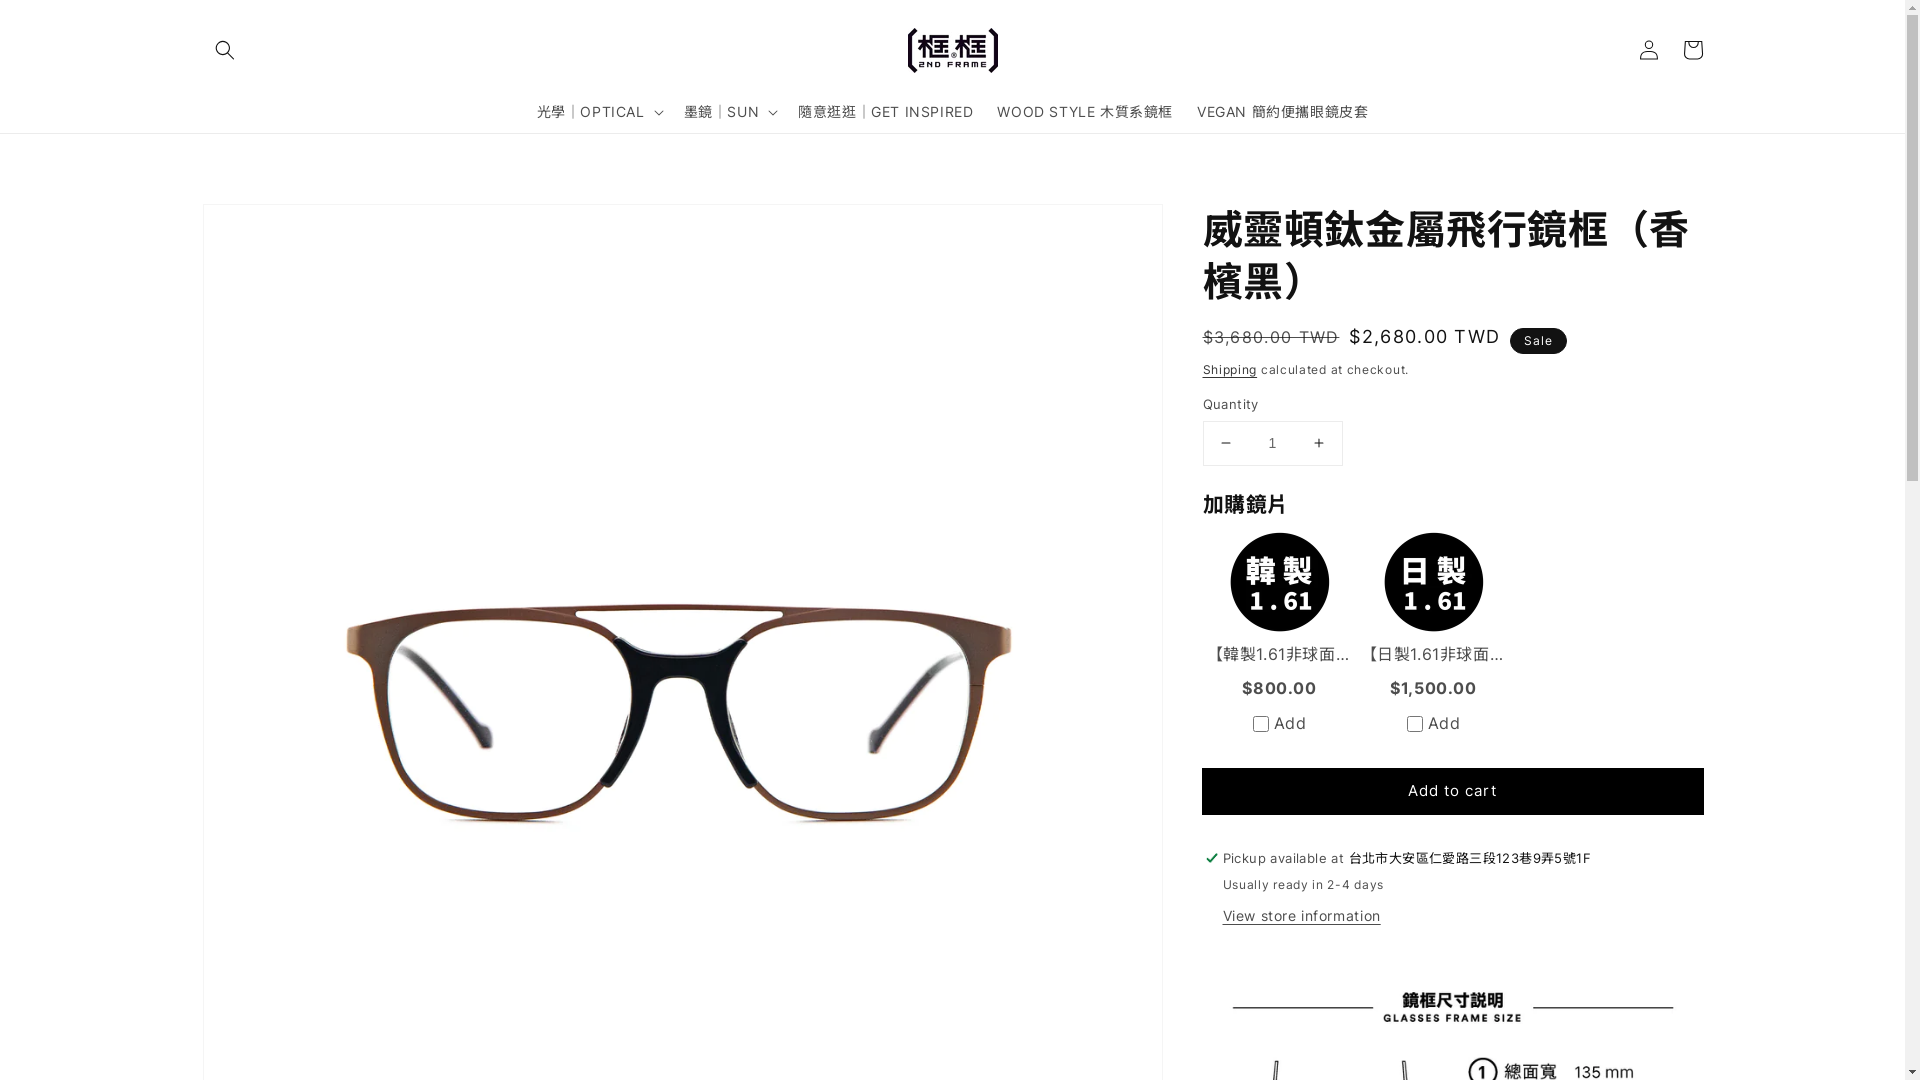  I want to click on 'View store information', so click(1221, 916).